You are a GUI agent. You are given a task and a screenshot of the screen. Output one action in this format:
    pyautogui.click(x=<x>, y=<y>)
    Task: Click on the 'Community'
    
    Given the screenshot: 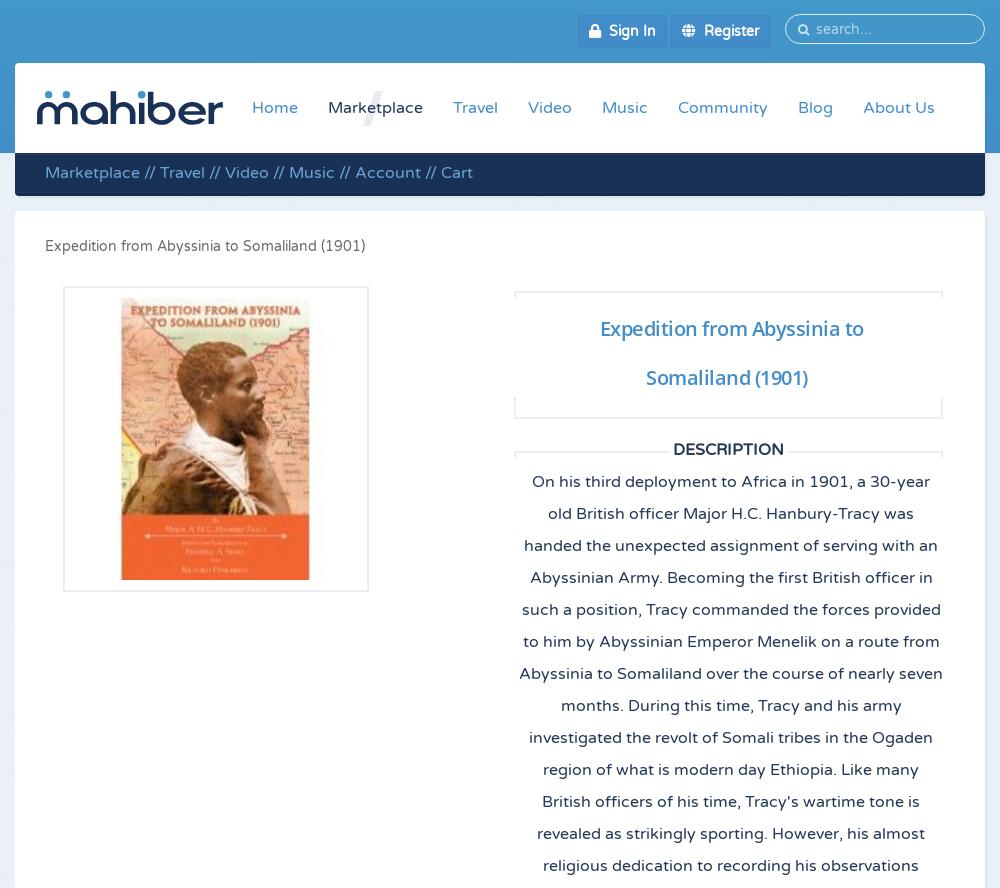 What is the action you would take?
    pyautogui.click(x=722, y=106)
    